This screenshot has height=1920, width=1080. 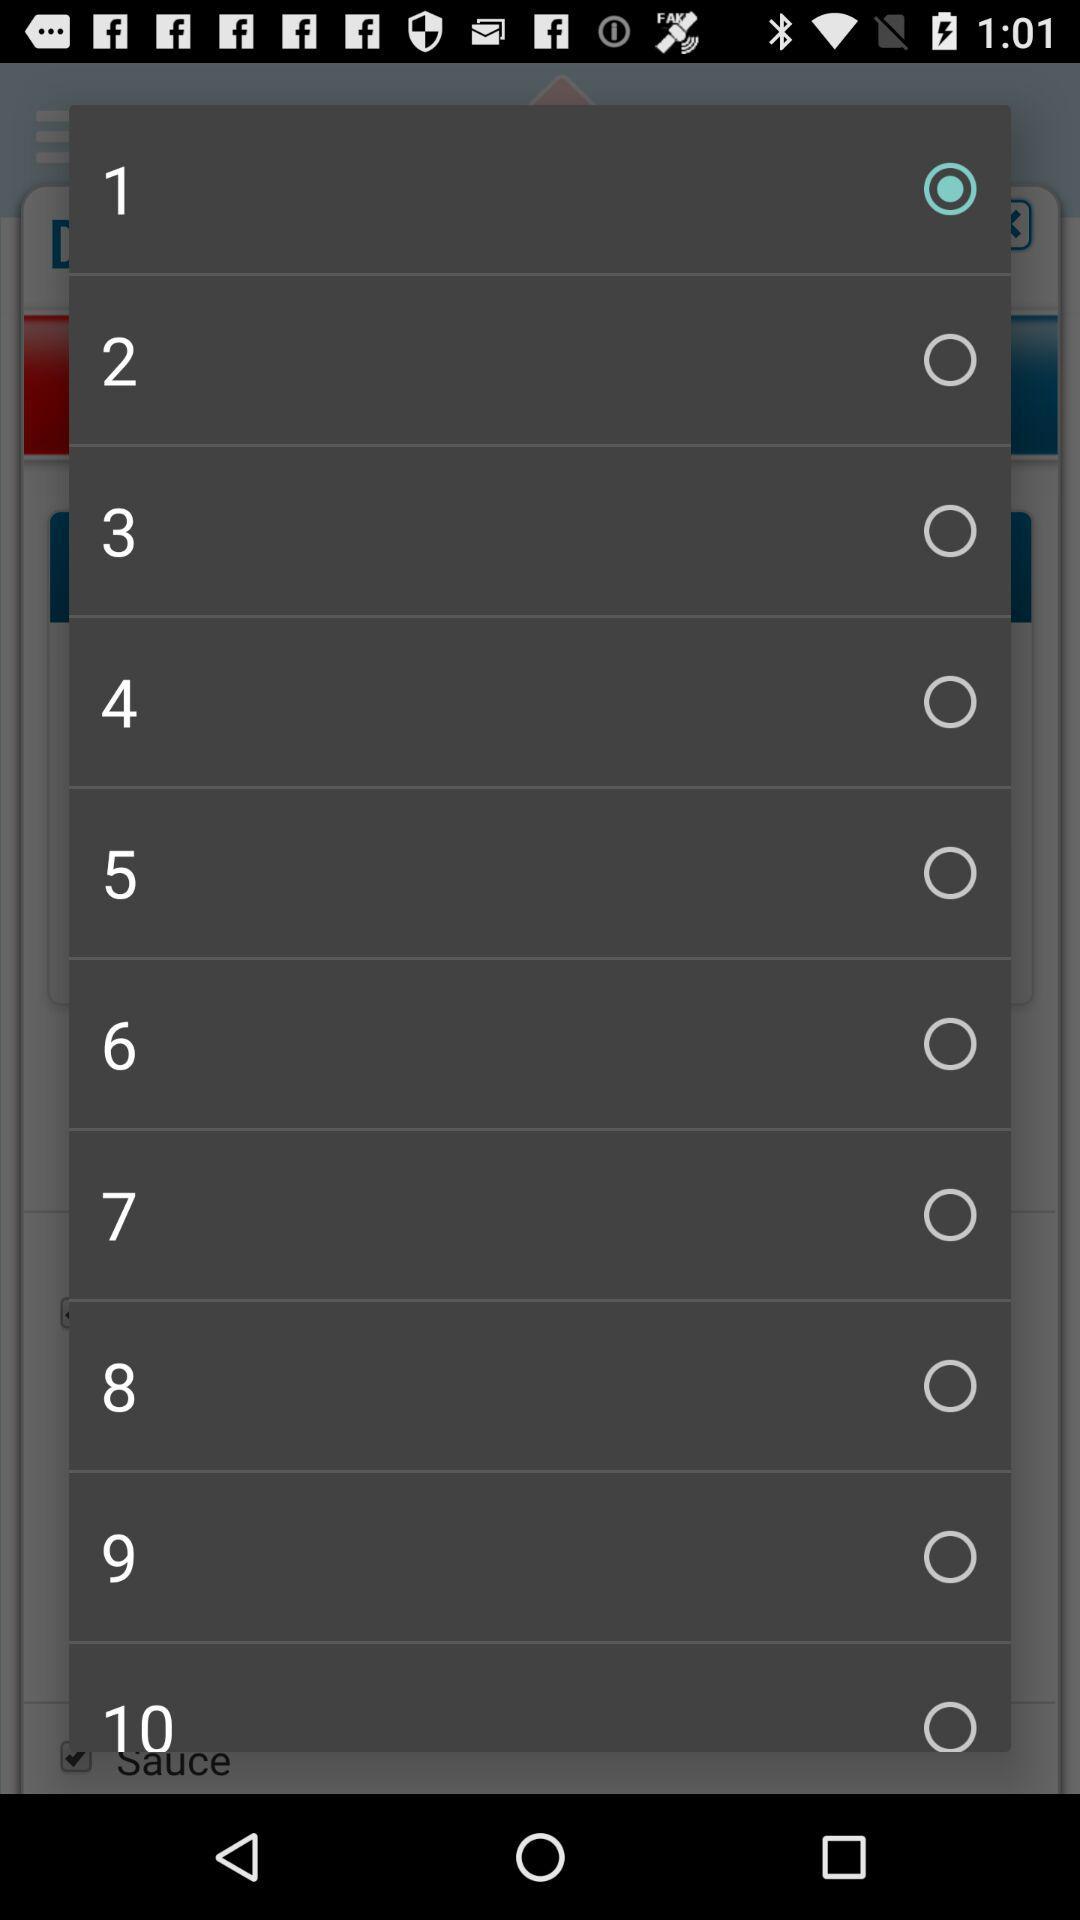 What do you see at coordinates (540, 1555) in the screenshot?
I see `9 checkbox` at bounding box center [540, 1555].